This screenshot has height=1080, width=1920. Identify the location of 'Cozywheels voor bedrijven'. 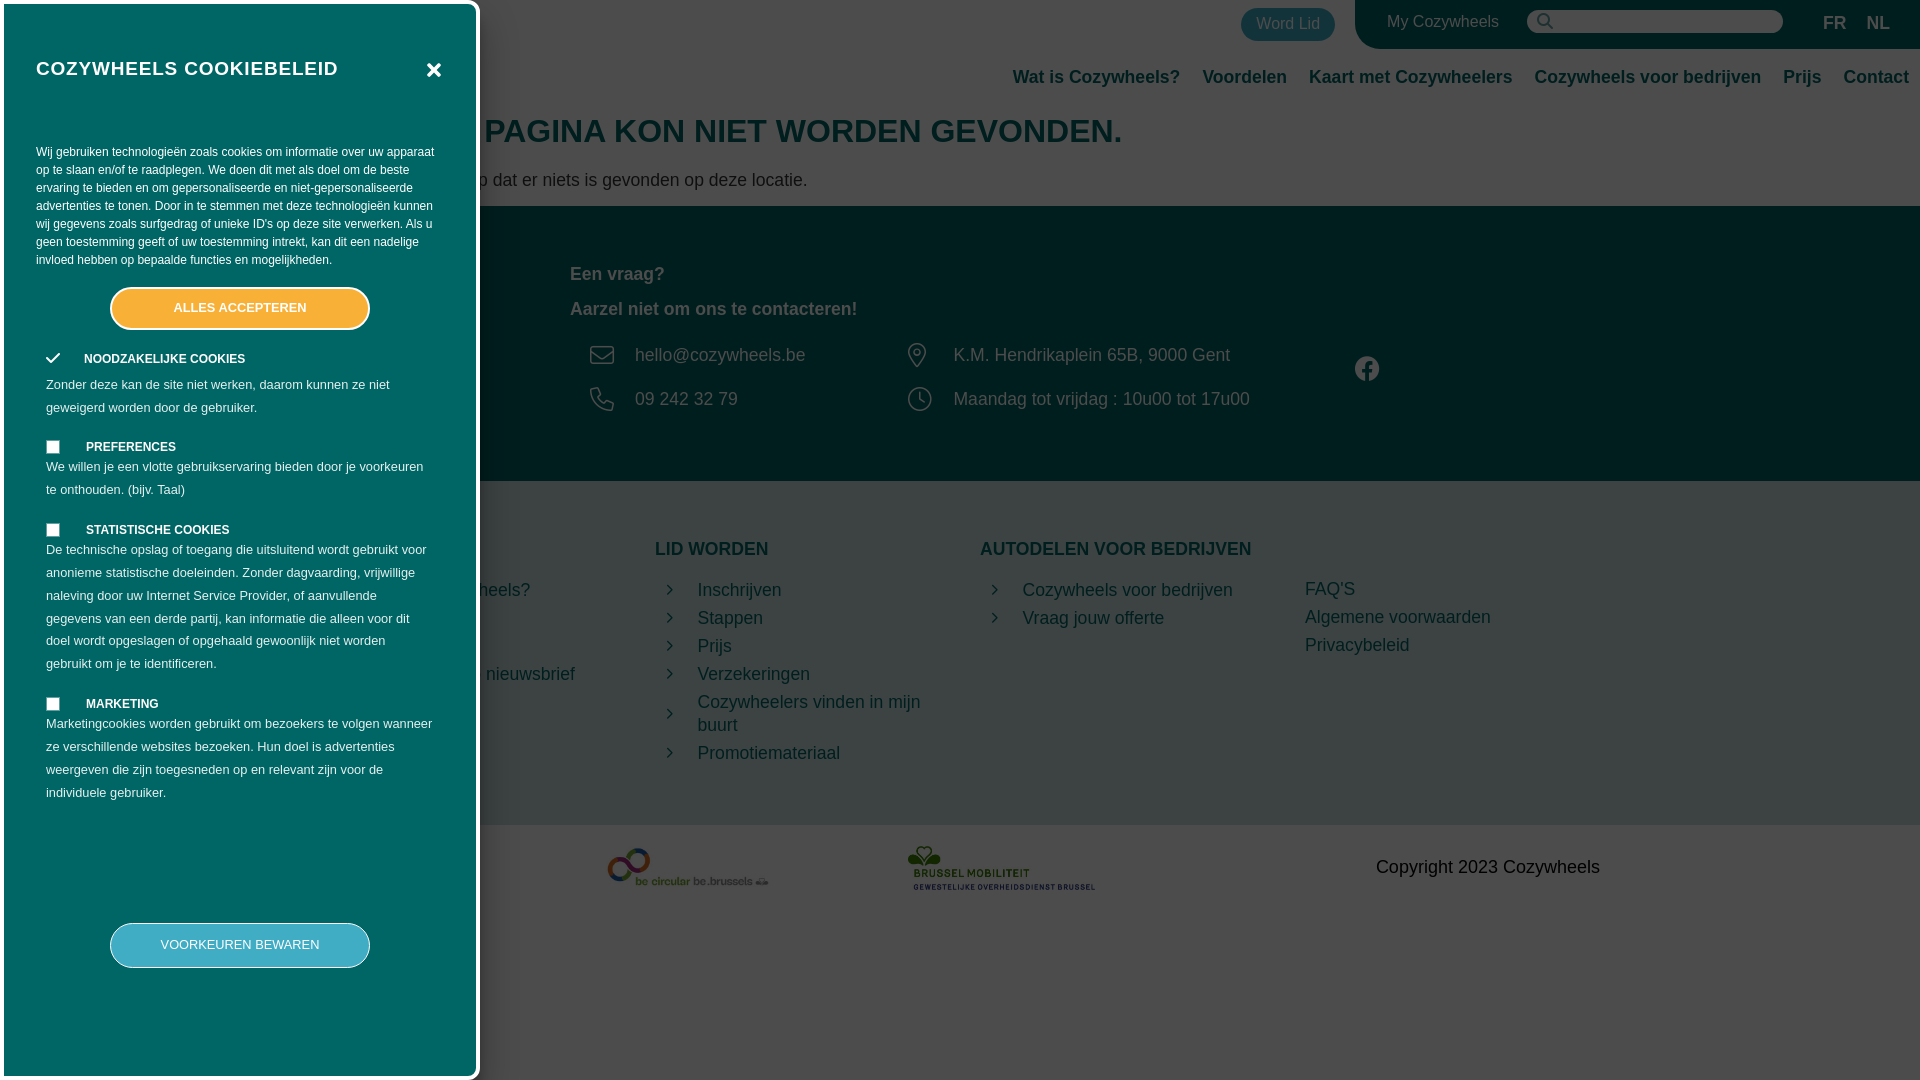
(1648, 76).